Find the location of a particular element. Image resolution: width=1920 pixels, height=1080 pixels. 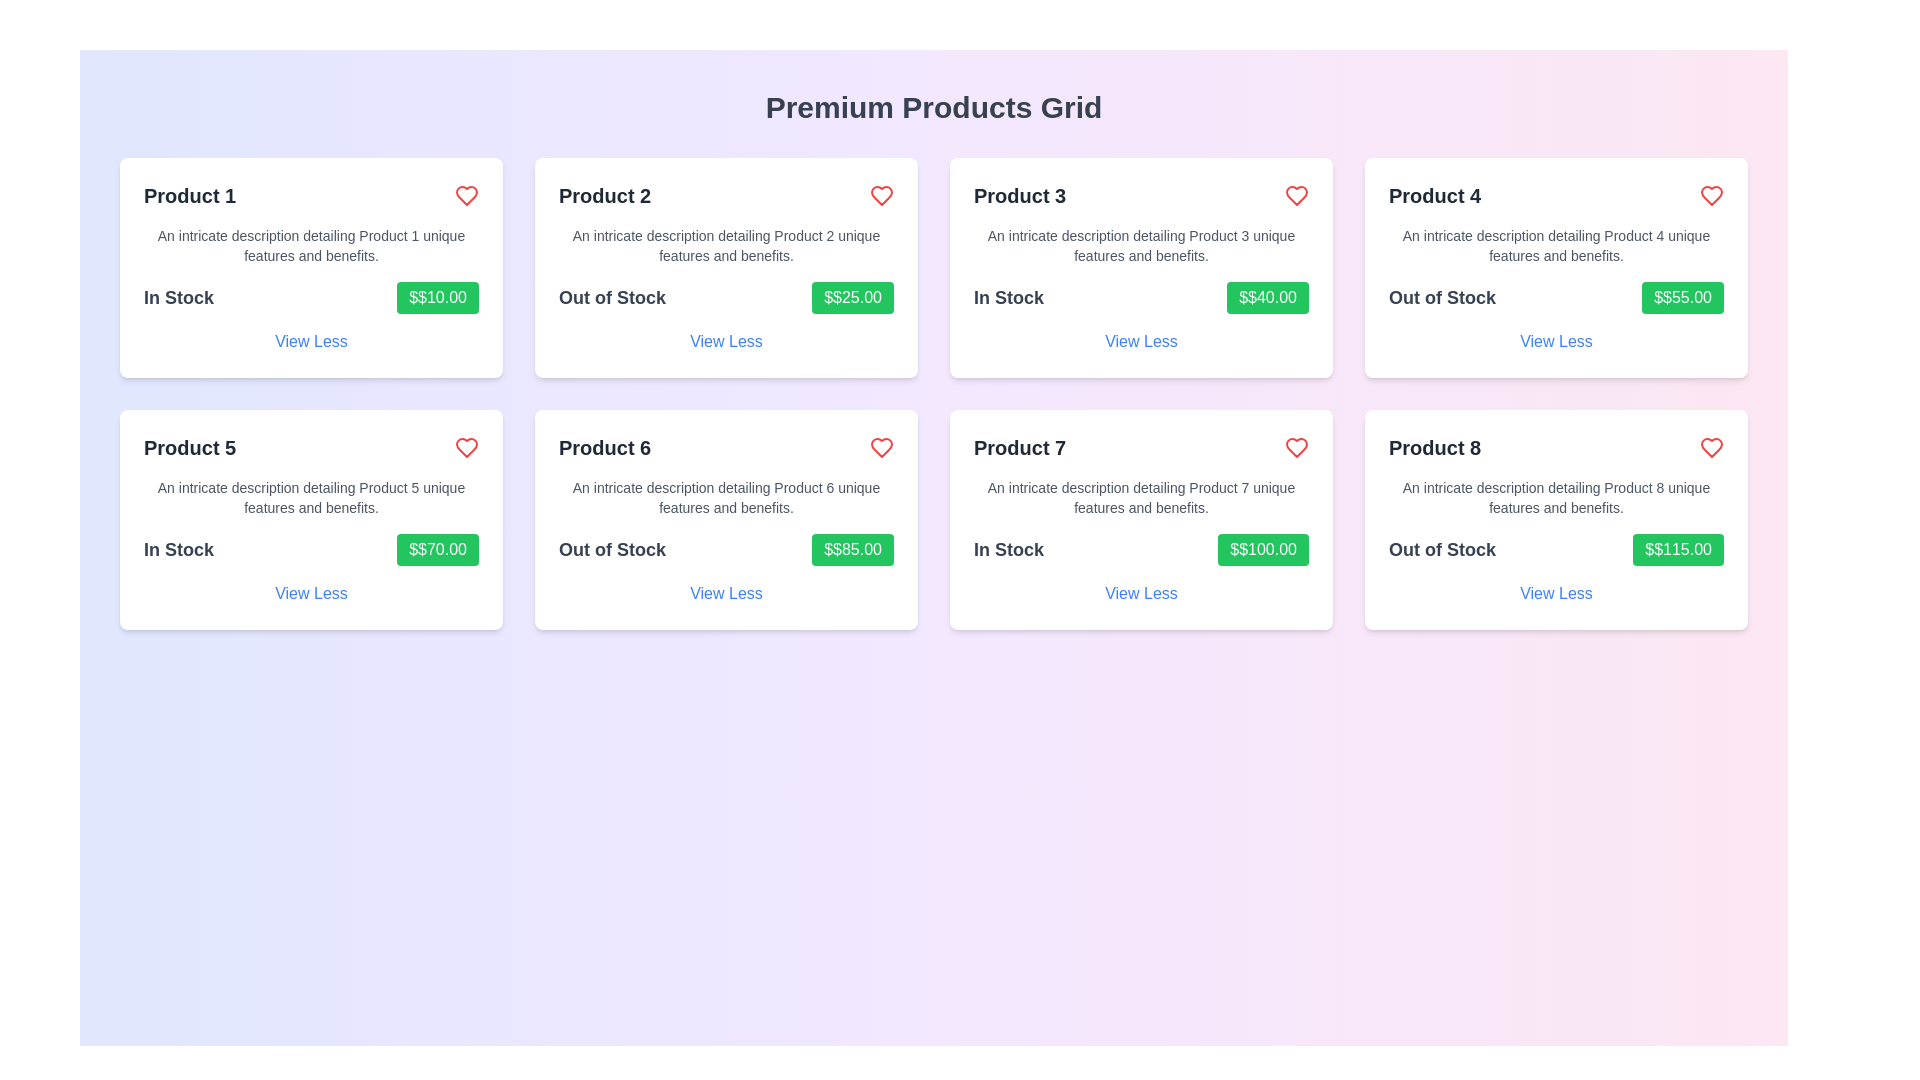

the 'In Stock' label, which is styled with a bold font and gray color, located in the 'Product 7' section next to the price tag '$100.00' is located at coordinates (1008, 550).